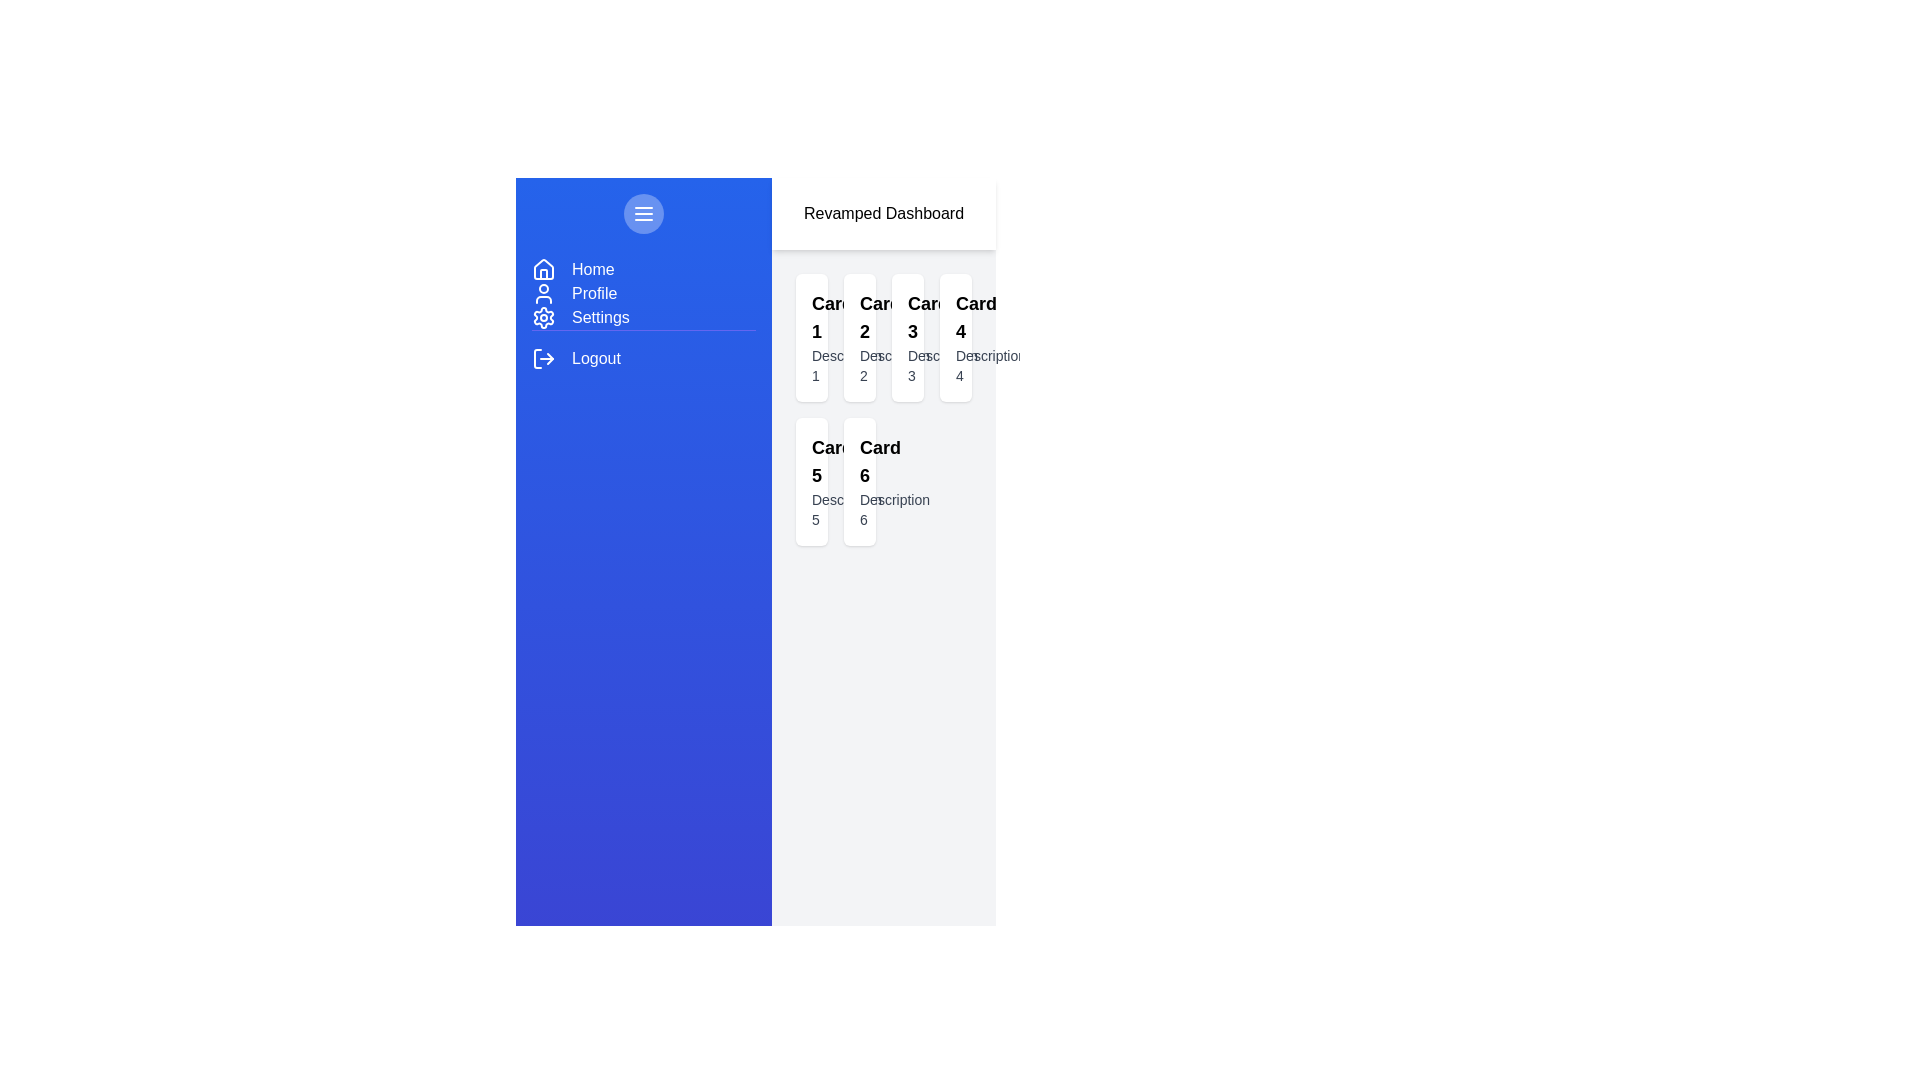 The height and width of the screenshot is (1080, 1920). Describe the element at coordinates (643, 314) in the screenshot. I see `the 'Settings' menu item in the vertical sidebar menu` at that location.